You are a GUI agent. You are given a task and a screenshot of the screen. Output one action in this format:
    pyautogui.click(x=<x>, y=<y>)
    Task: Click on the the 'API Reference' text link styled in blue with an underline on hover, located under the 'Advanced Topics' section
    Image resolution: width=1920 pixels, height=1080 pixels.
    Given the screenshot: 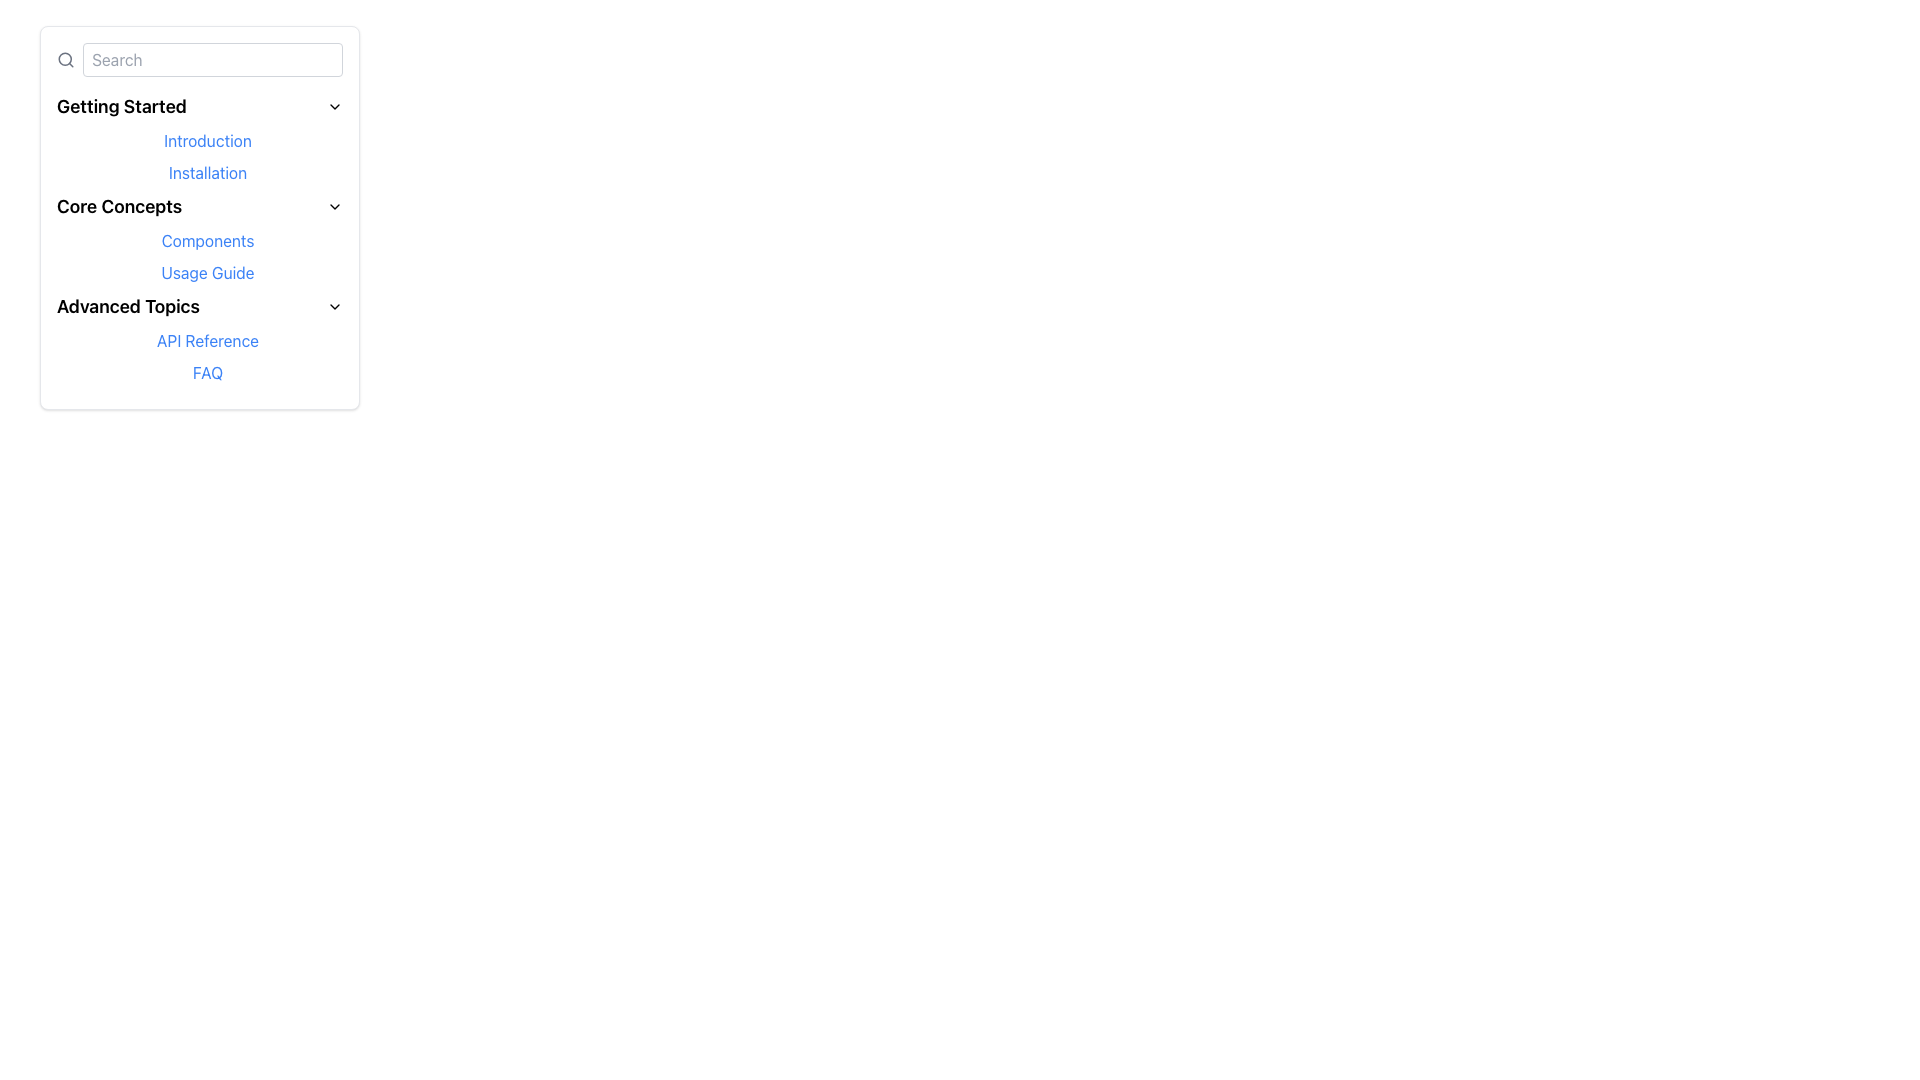 What is the action you would take?
    pyautogui.click(x=207, y=339)
    